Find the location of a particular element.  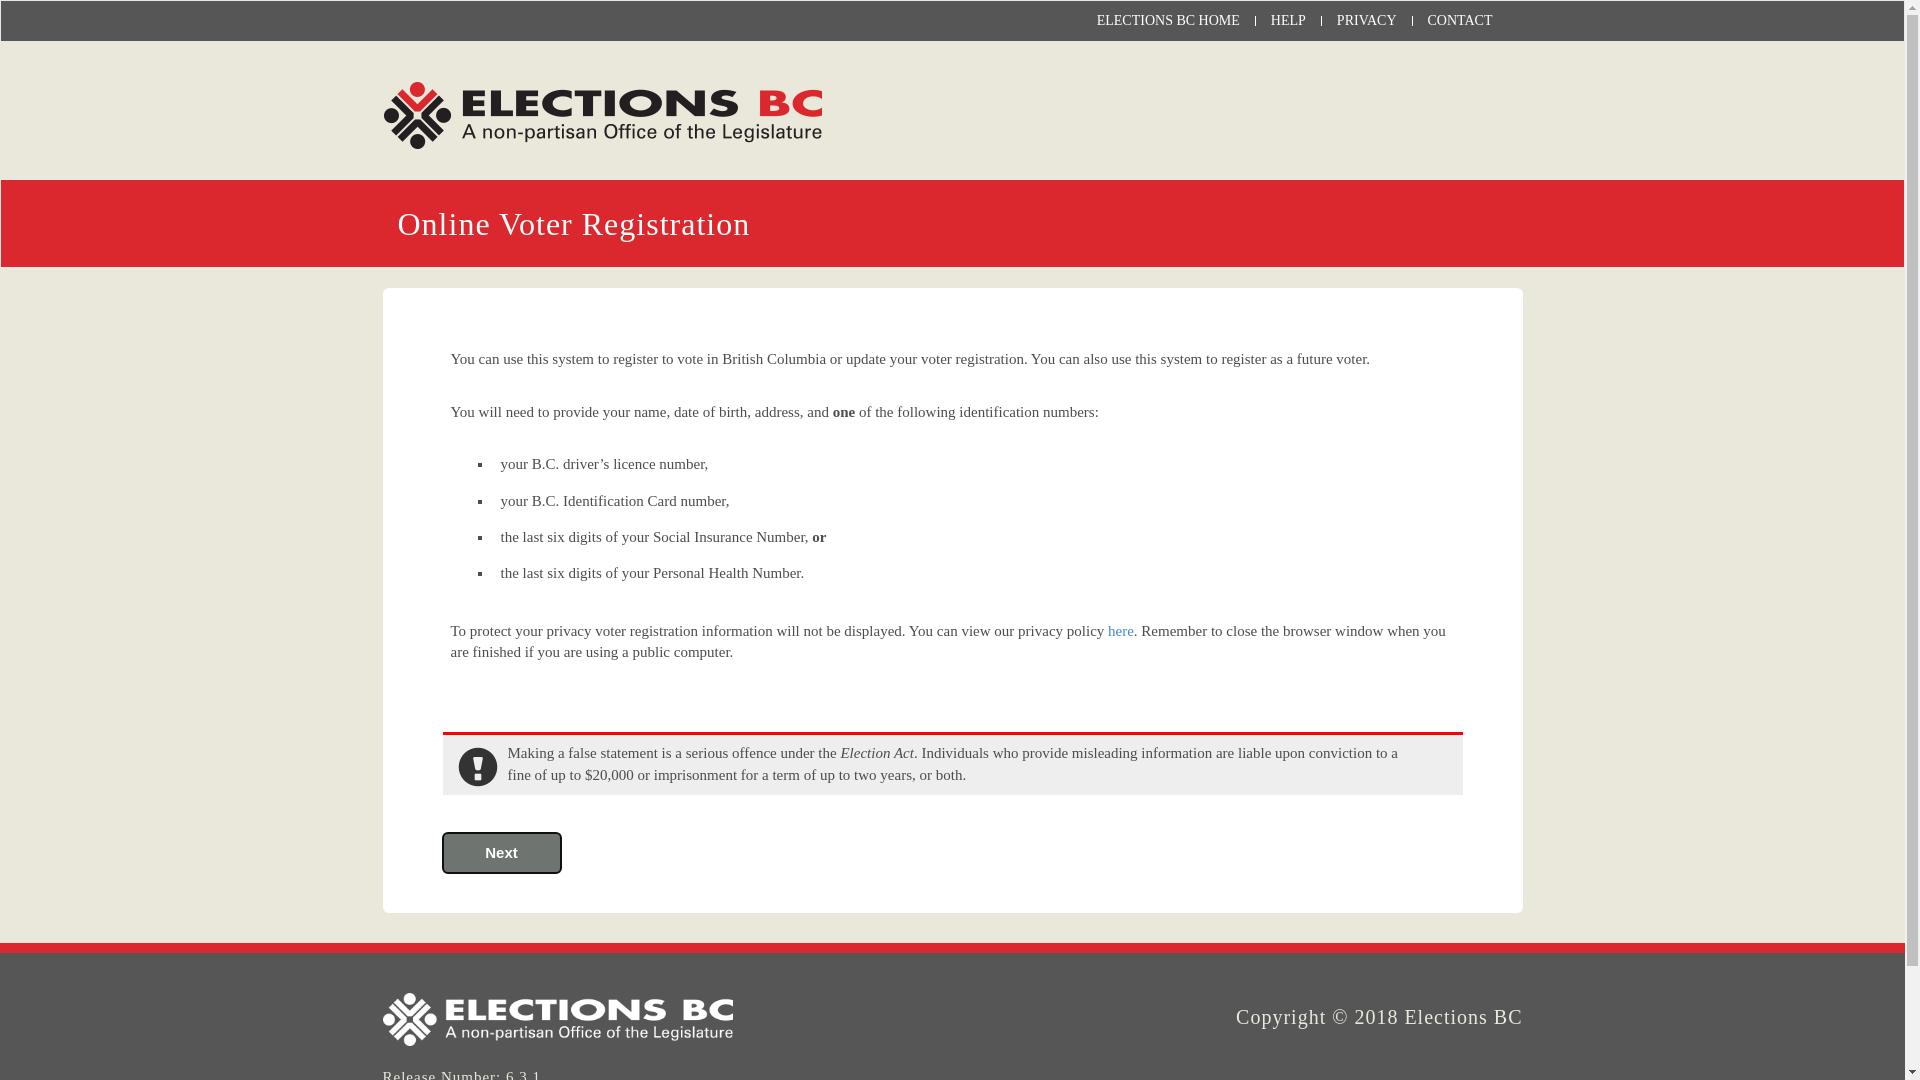

'ELECTIONS BC HOME' is located at coordinates (1080, 20).